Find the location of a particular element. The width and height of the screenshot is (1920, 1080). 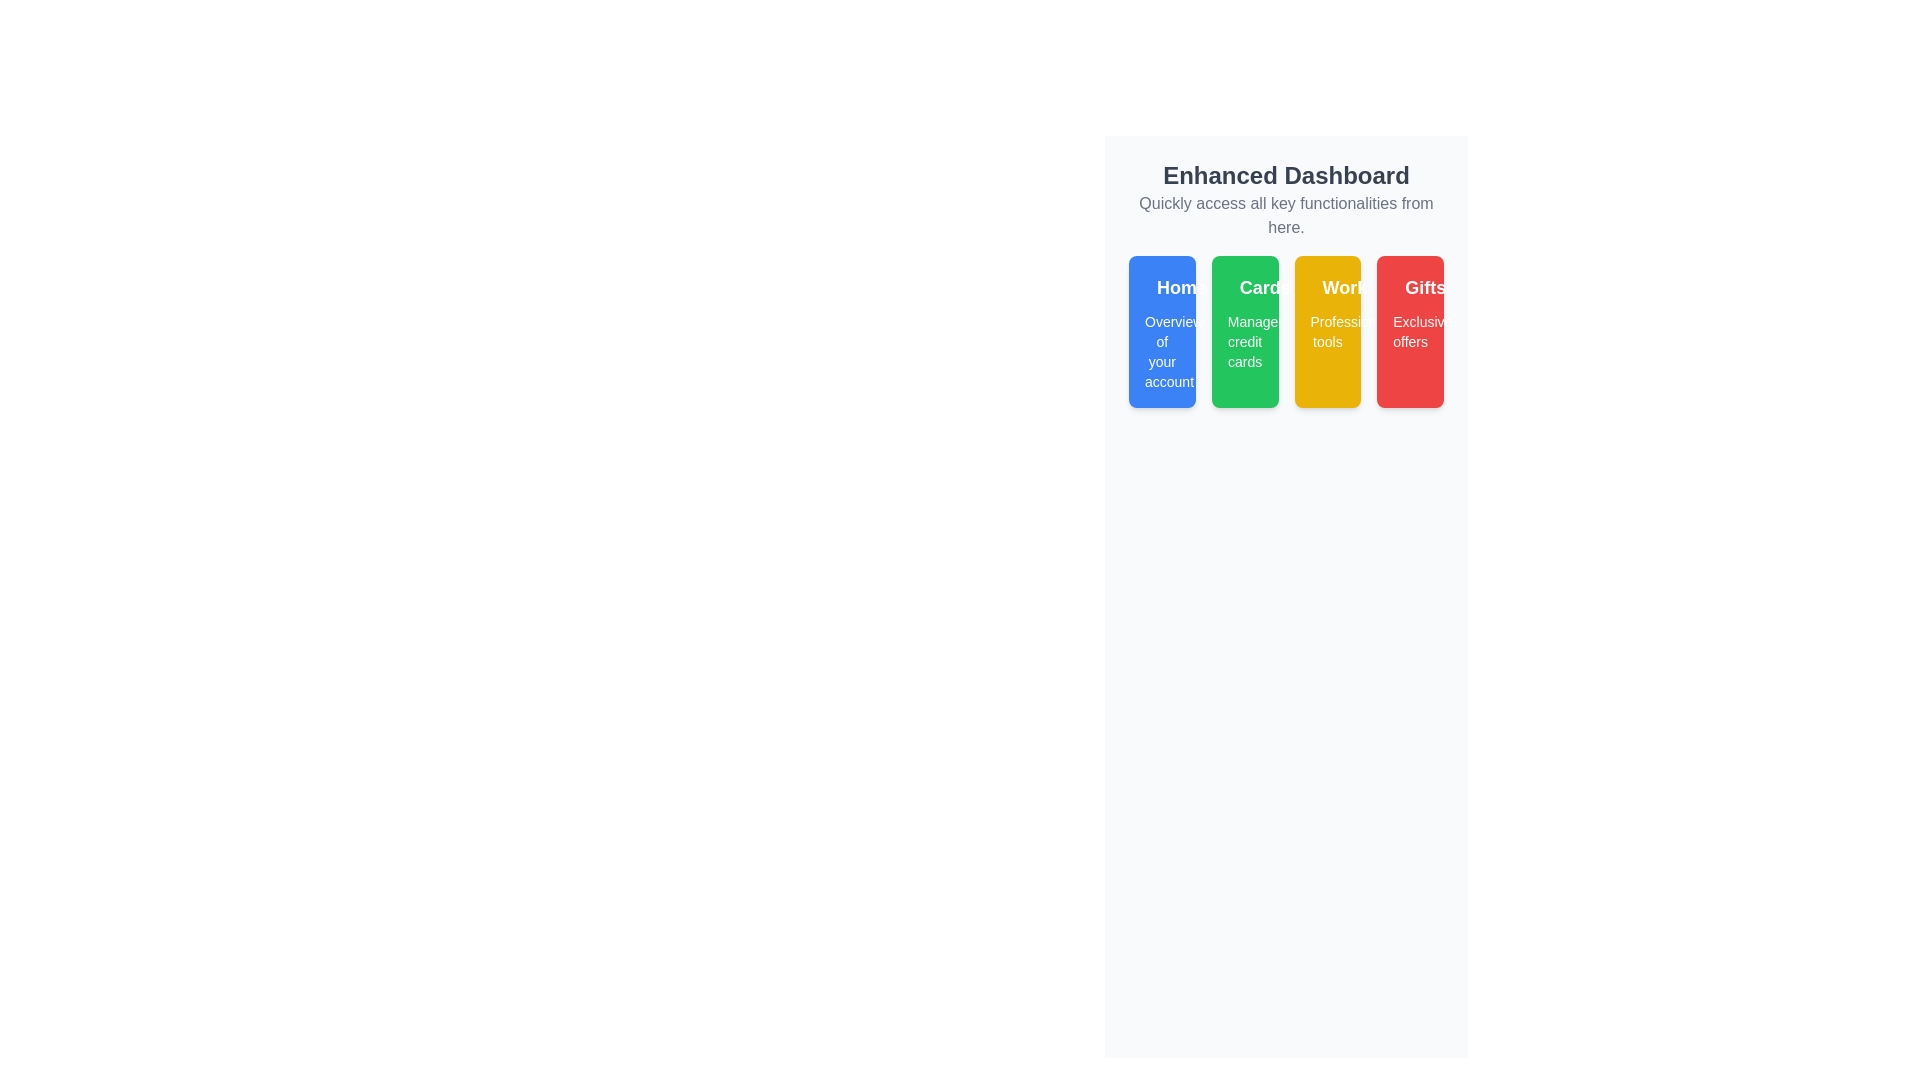

the Grid-based navigation widget located in the Enhanced Dashboard page, which consists of four sections labeled 'Home', 'Cards', 'Work', and 'Gifts' is located at coordinates (1286, 330).